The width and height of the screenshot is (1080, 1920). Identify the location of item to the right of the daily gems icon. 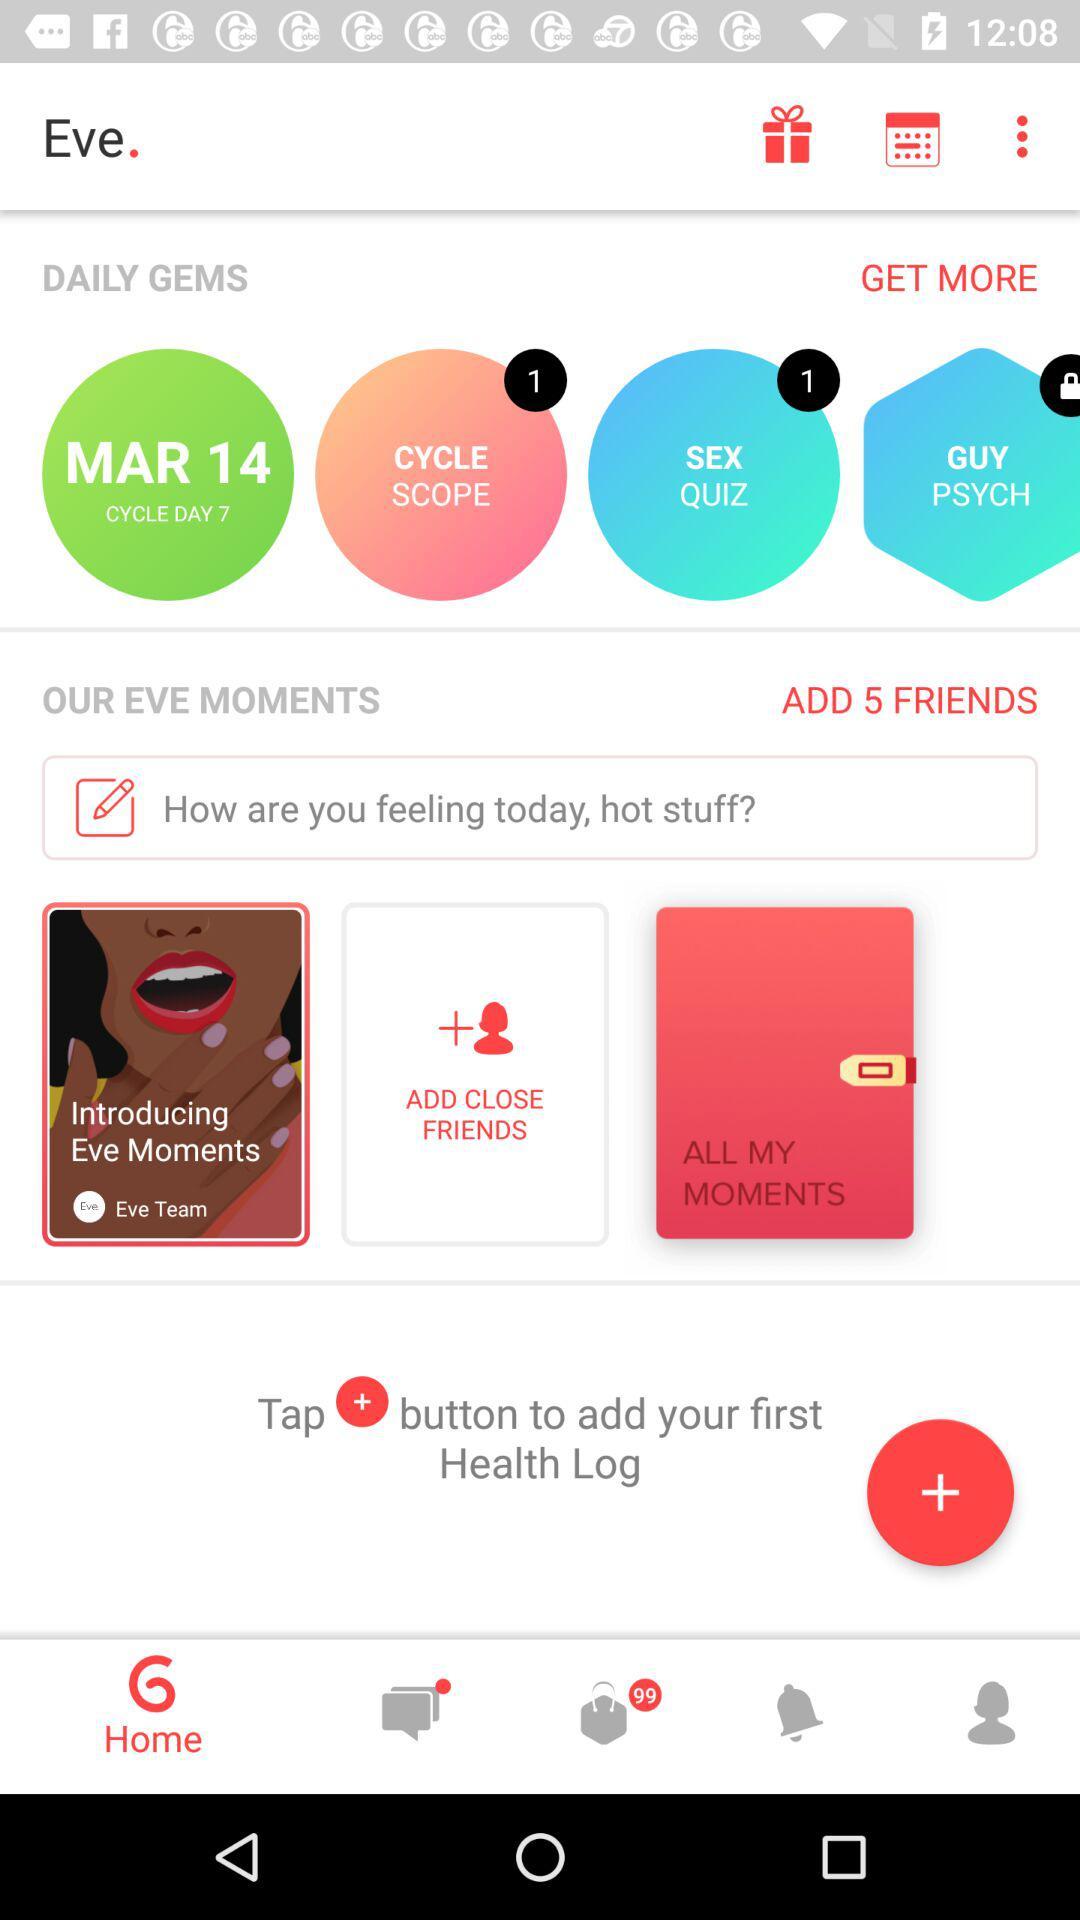
(948, 275).